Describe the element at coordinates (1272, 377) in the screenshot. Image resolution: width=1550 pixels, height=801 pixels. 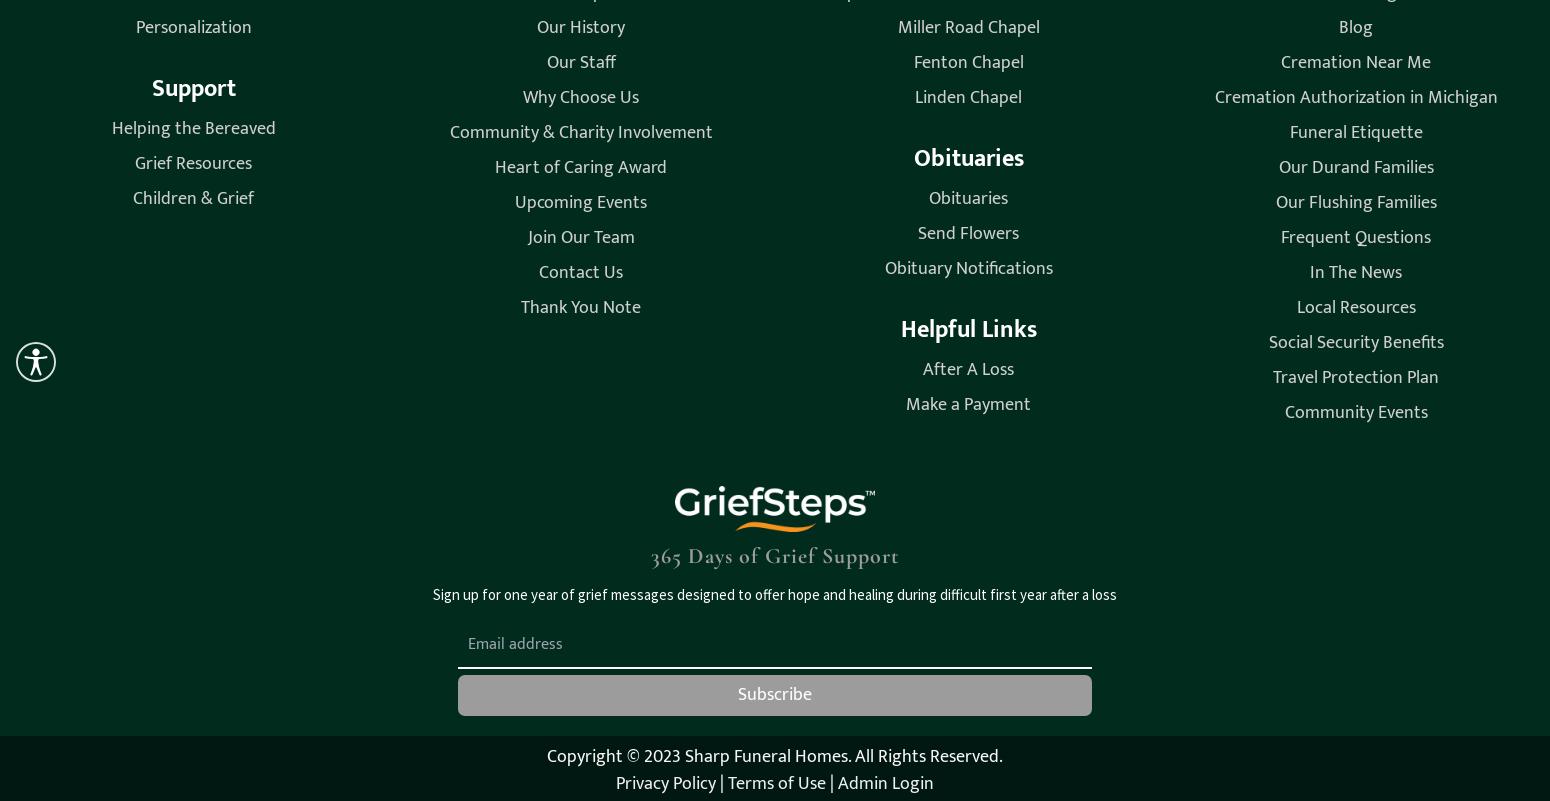
I see `'Travel Protection Plan'` at that location.